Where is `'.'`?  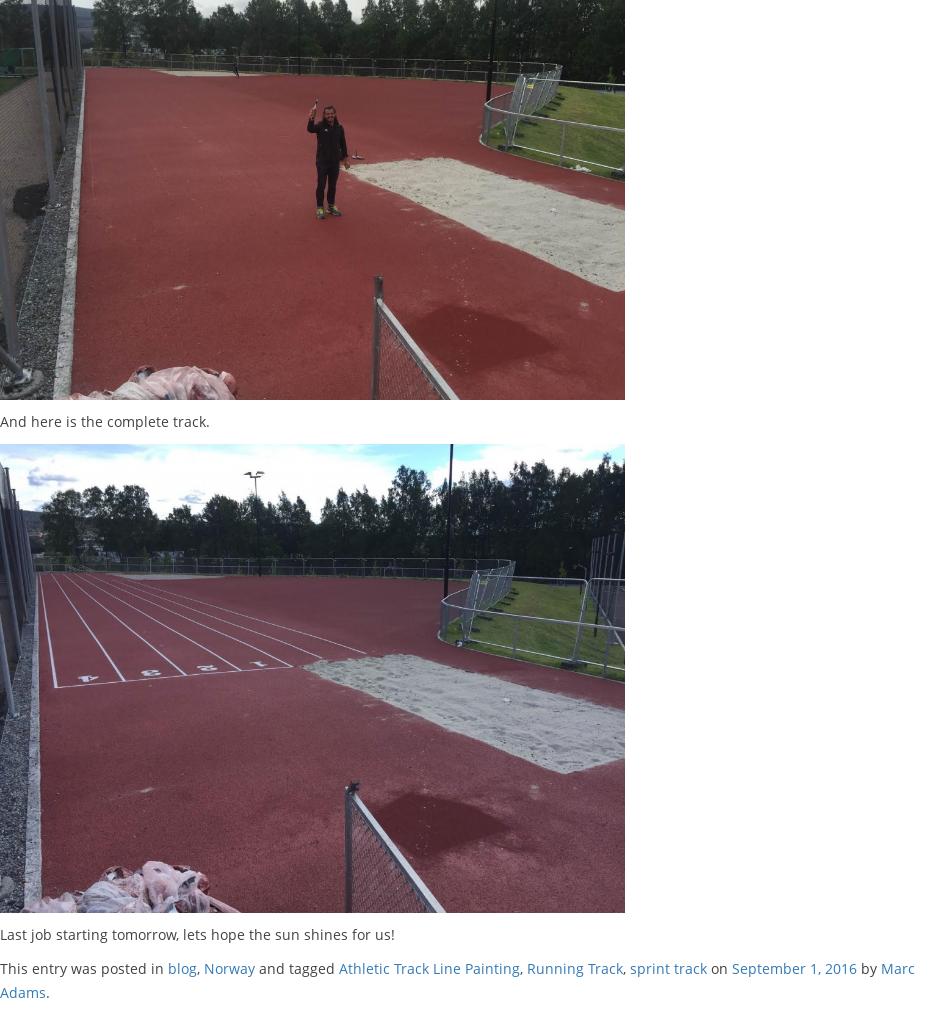 '.' is located at coordinates (47, 991).